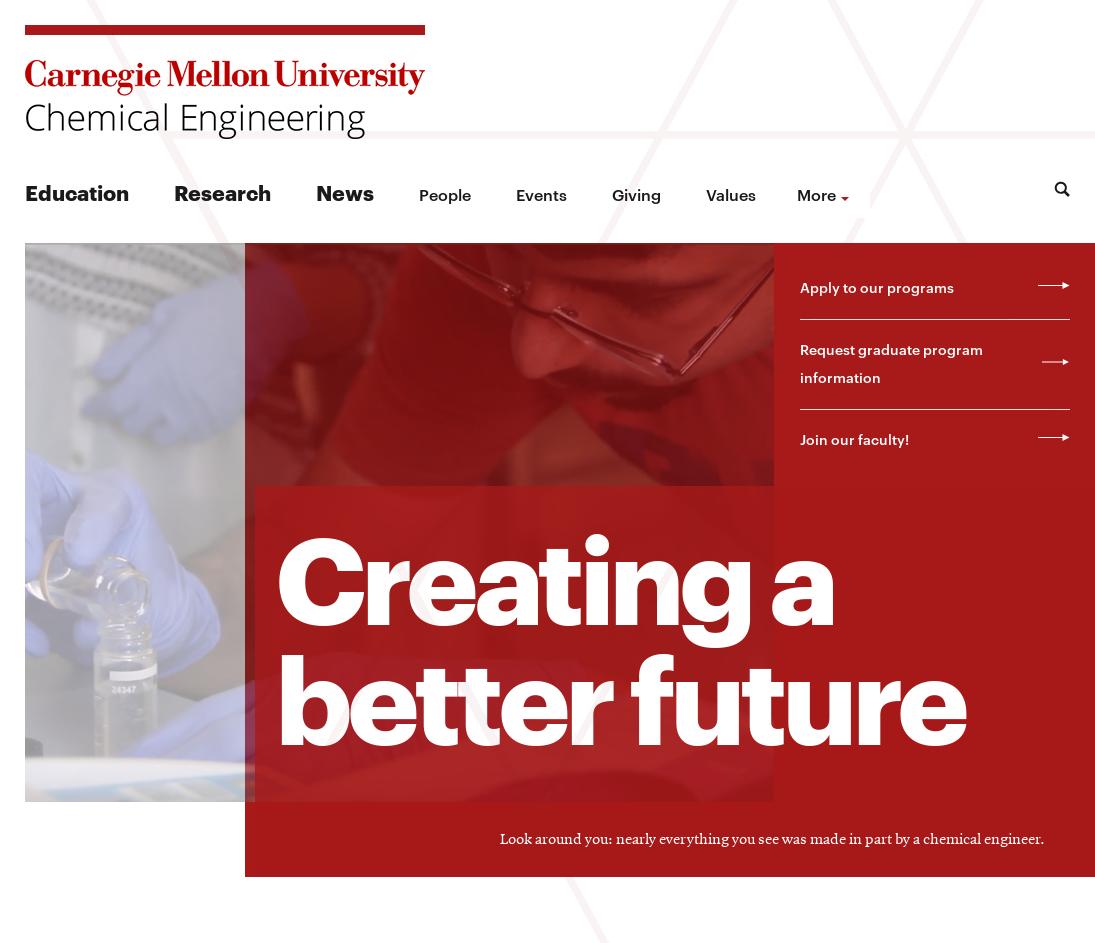 This screenshot has height=943, width=1095. I want to click on 'Creating a better future', so click(619, 630).